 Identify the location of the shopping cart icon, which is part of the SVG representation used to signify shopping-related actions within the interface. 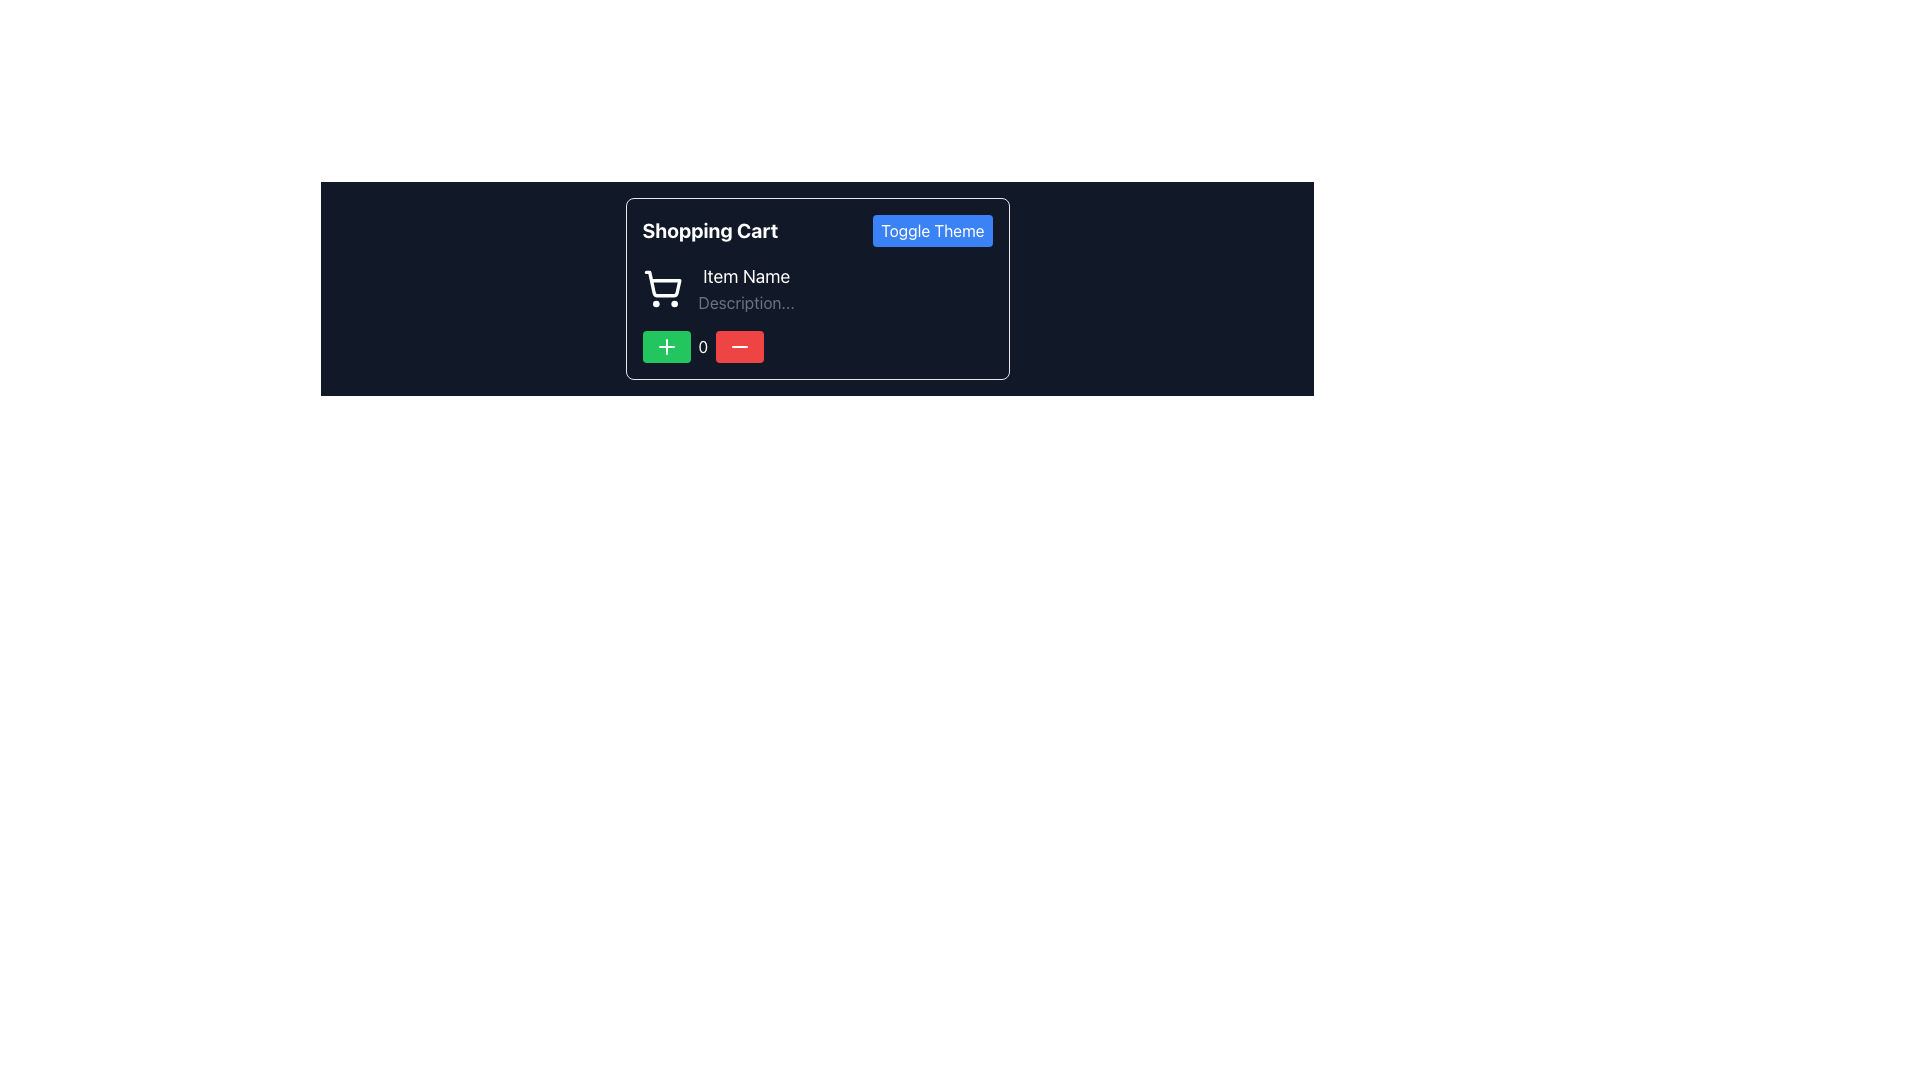
(662, 284).